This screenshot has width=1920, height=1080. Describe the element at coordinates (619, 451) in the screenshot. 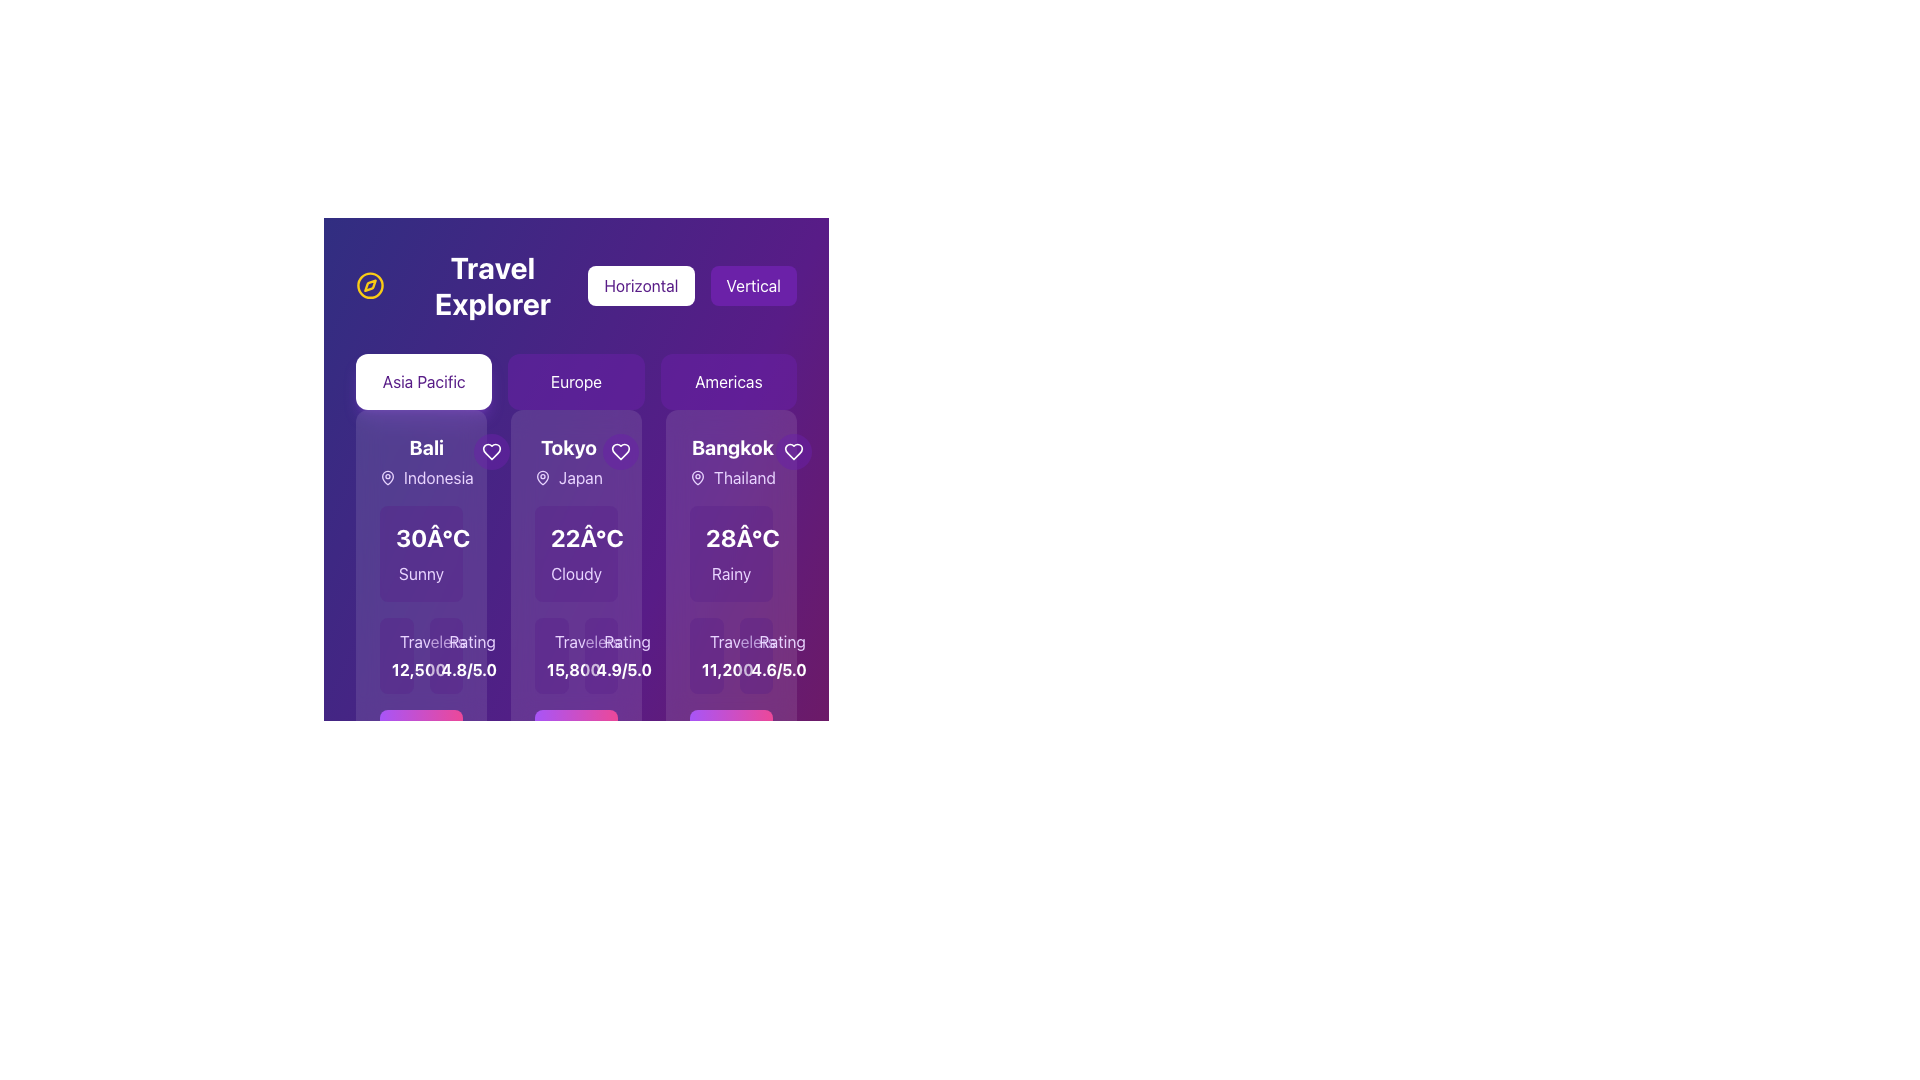

I see `the circular button with a purple background and a white heart icon located above the 'Tokyo' card in the 'Travel Explorer' interface for keyboard interaction` at that location.